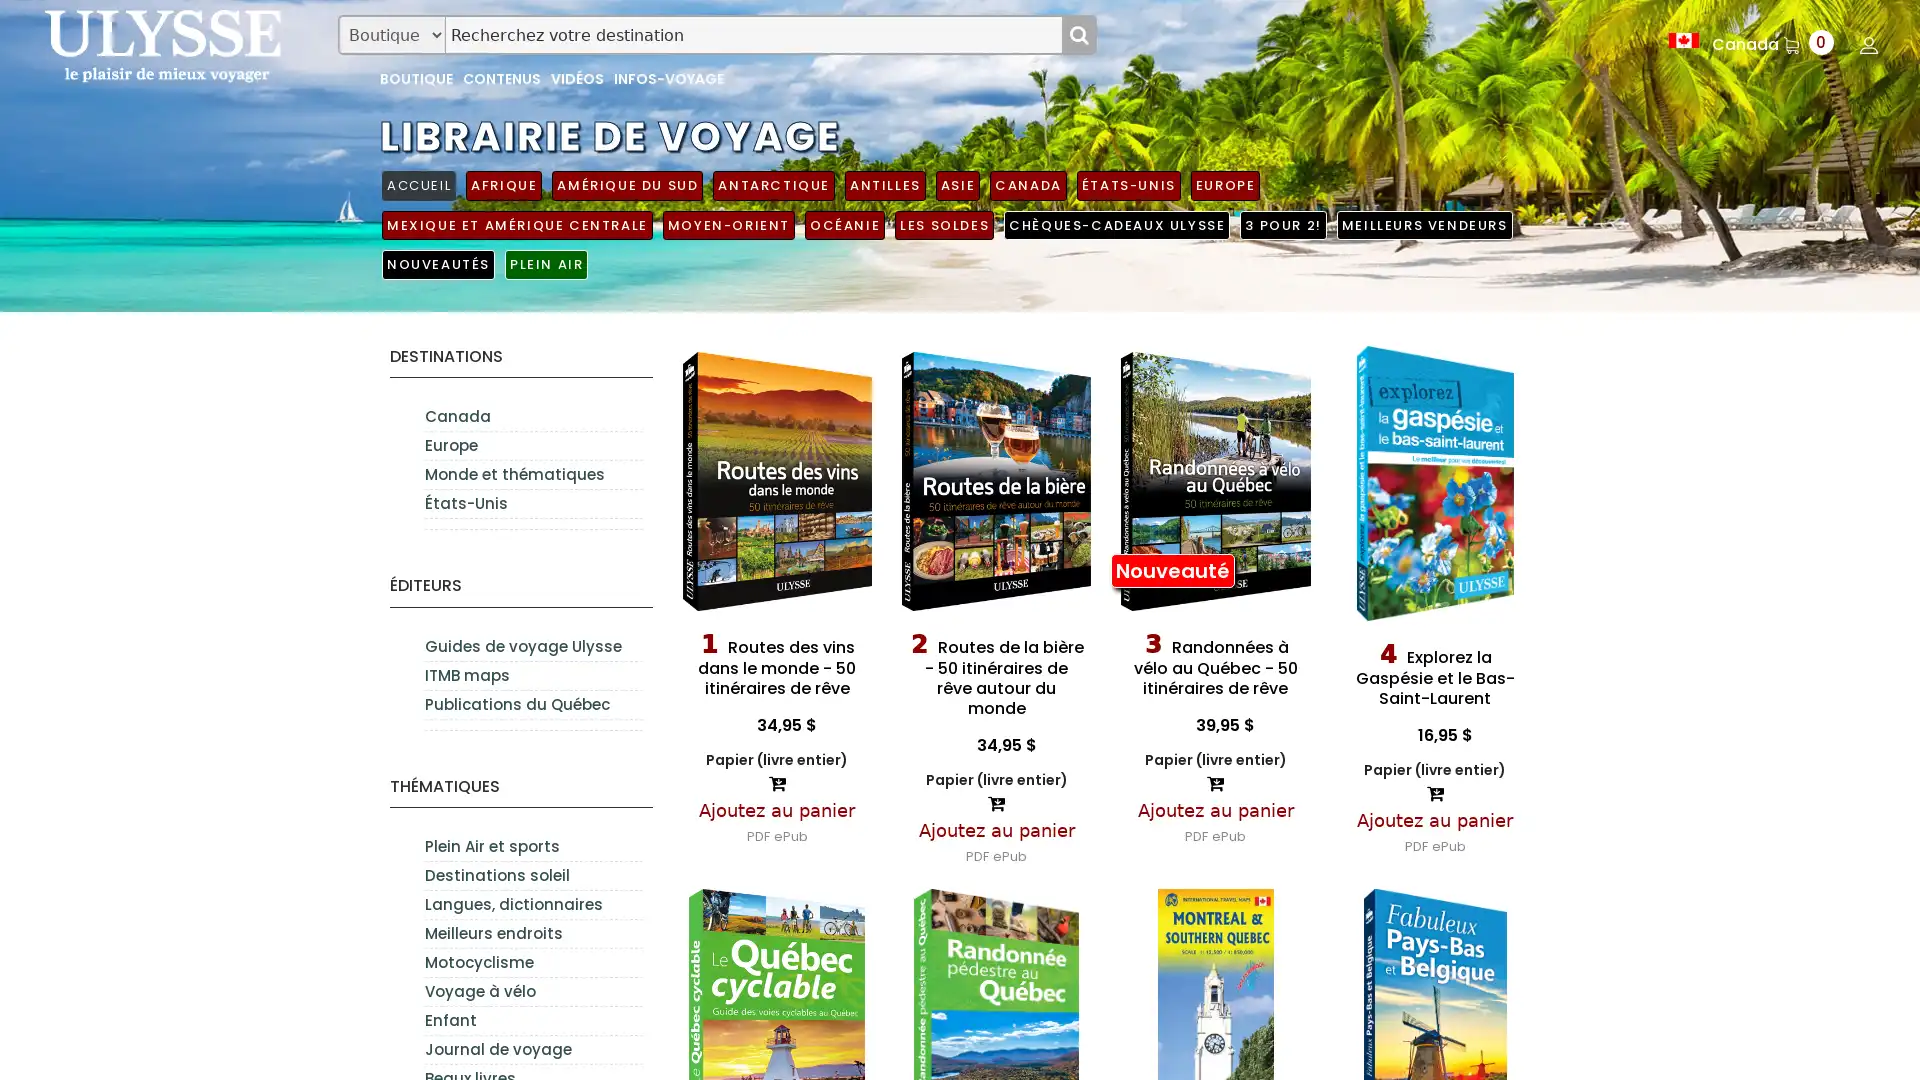 The width and height of the screenshot is (1920, 1080). What do you see at coordinates (1128, 185) in the screenshot?
I see `ETATS-UNIS` at bounding box center [1128, 185].